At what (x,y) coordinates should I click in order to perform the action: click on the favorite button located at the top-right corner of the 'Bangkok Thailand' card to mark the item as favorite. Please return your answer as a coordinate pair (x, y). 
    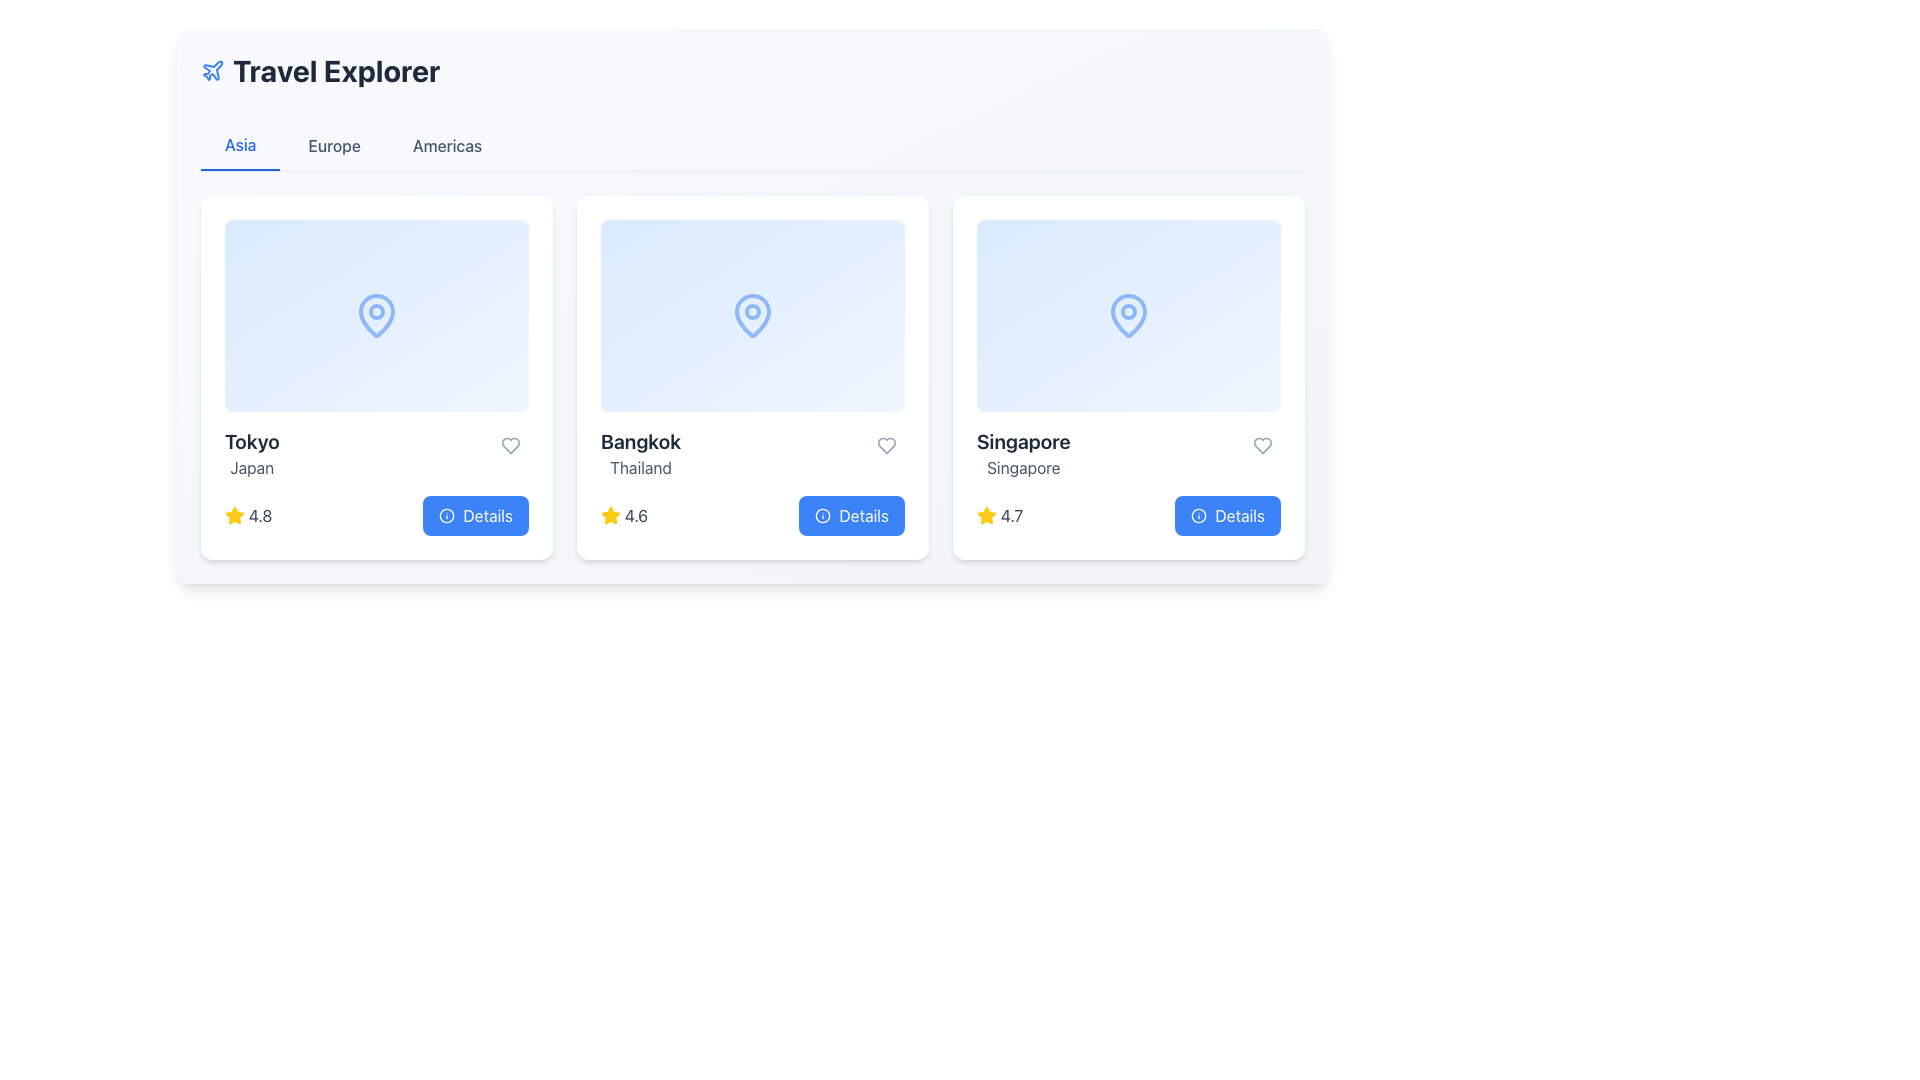
    Looking at the image, I should click on (886, 445).